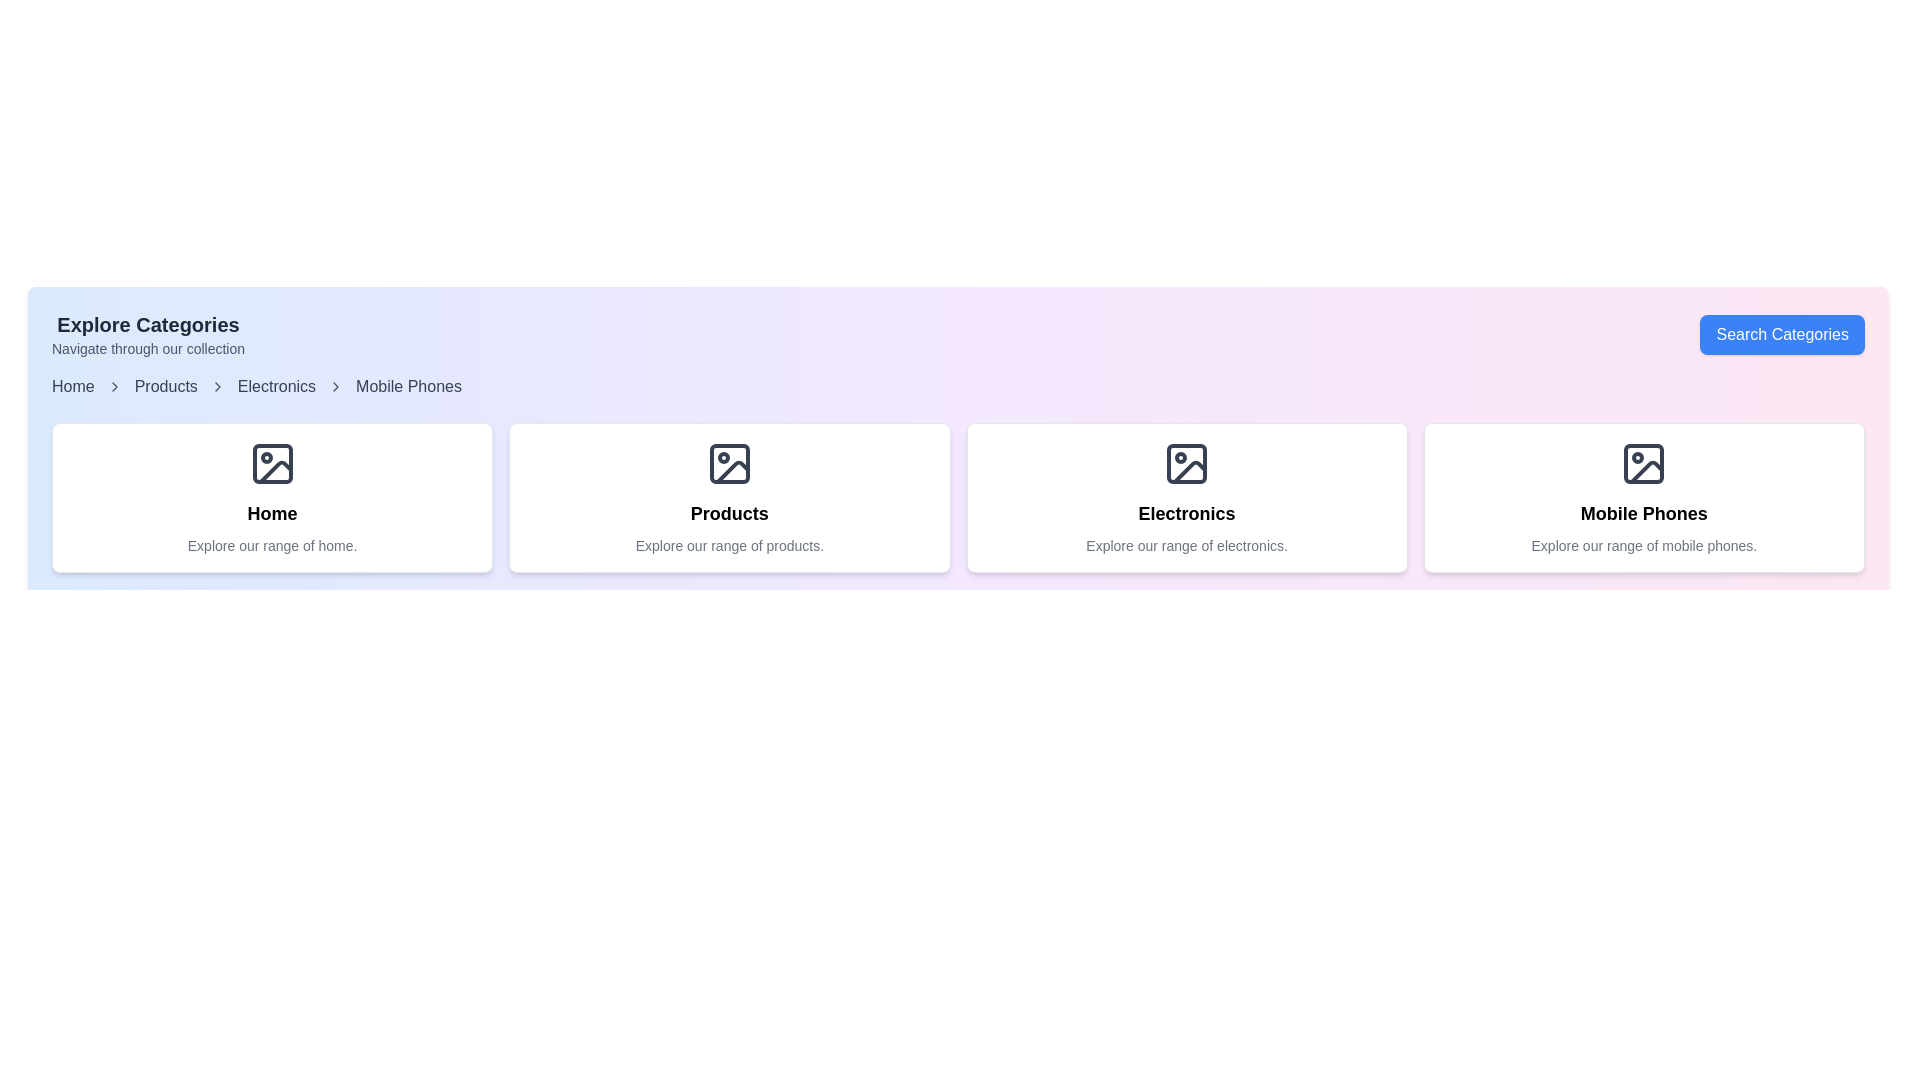 This screenshot has width=1920, height=1080. Describe the element at coordinates (1186, 463) in the screenshot. I see `small dark gray rectangular graphic element with rounded corners located inside the 'Electronics' card, specifically within the top icon representing an image frame` at that location.